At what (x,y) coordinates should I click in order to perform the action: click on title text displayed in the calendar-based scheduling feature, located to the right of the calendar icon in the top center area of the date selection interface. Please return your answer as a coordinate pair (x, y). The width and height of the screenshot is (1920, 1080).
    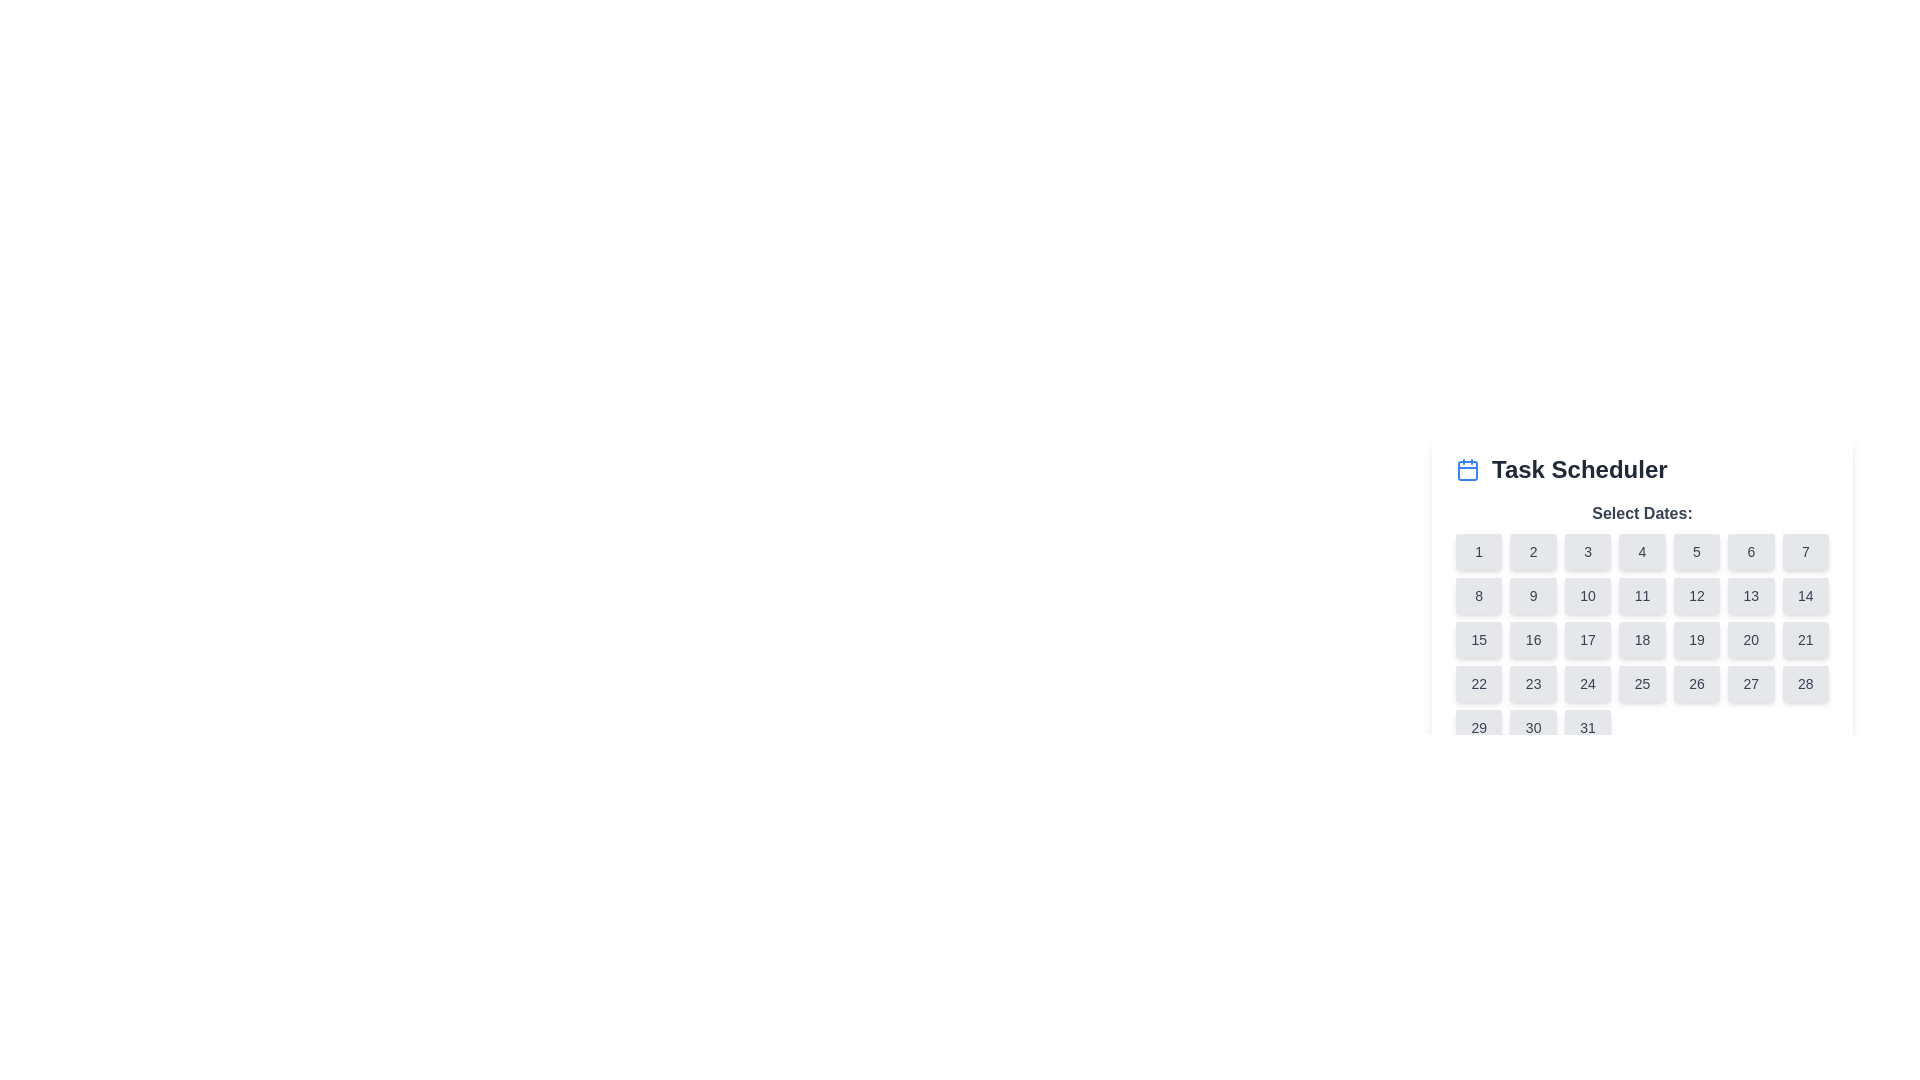
    Looking at the image, I should click on (1578, 470).